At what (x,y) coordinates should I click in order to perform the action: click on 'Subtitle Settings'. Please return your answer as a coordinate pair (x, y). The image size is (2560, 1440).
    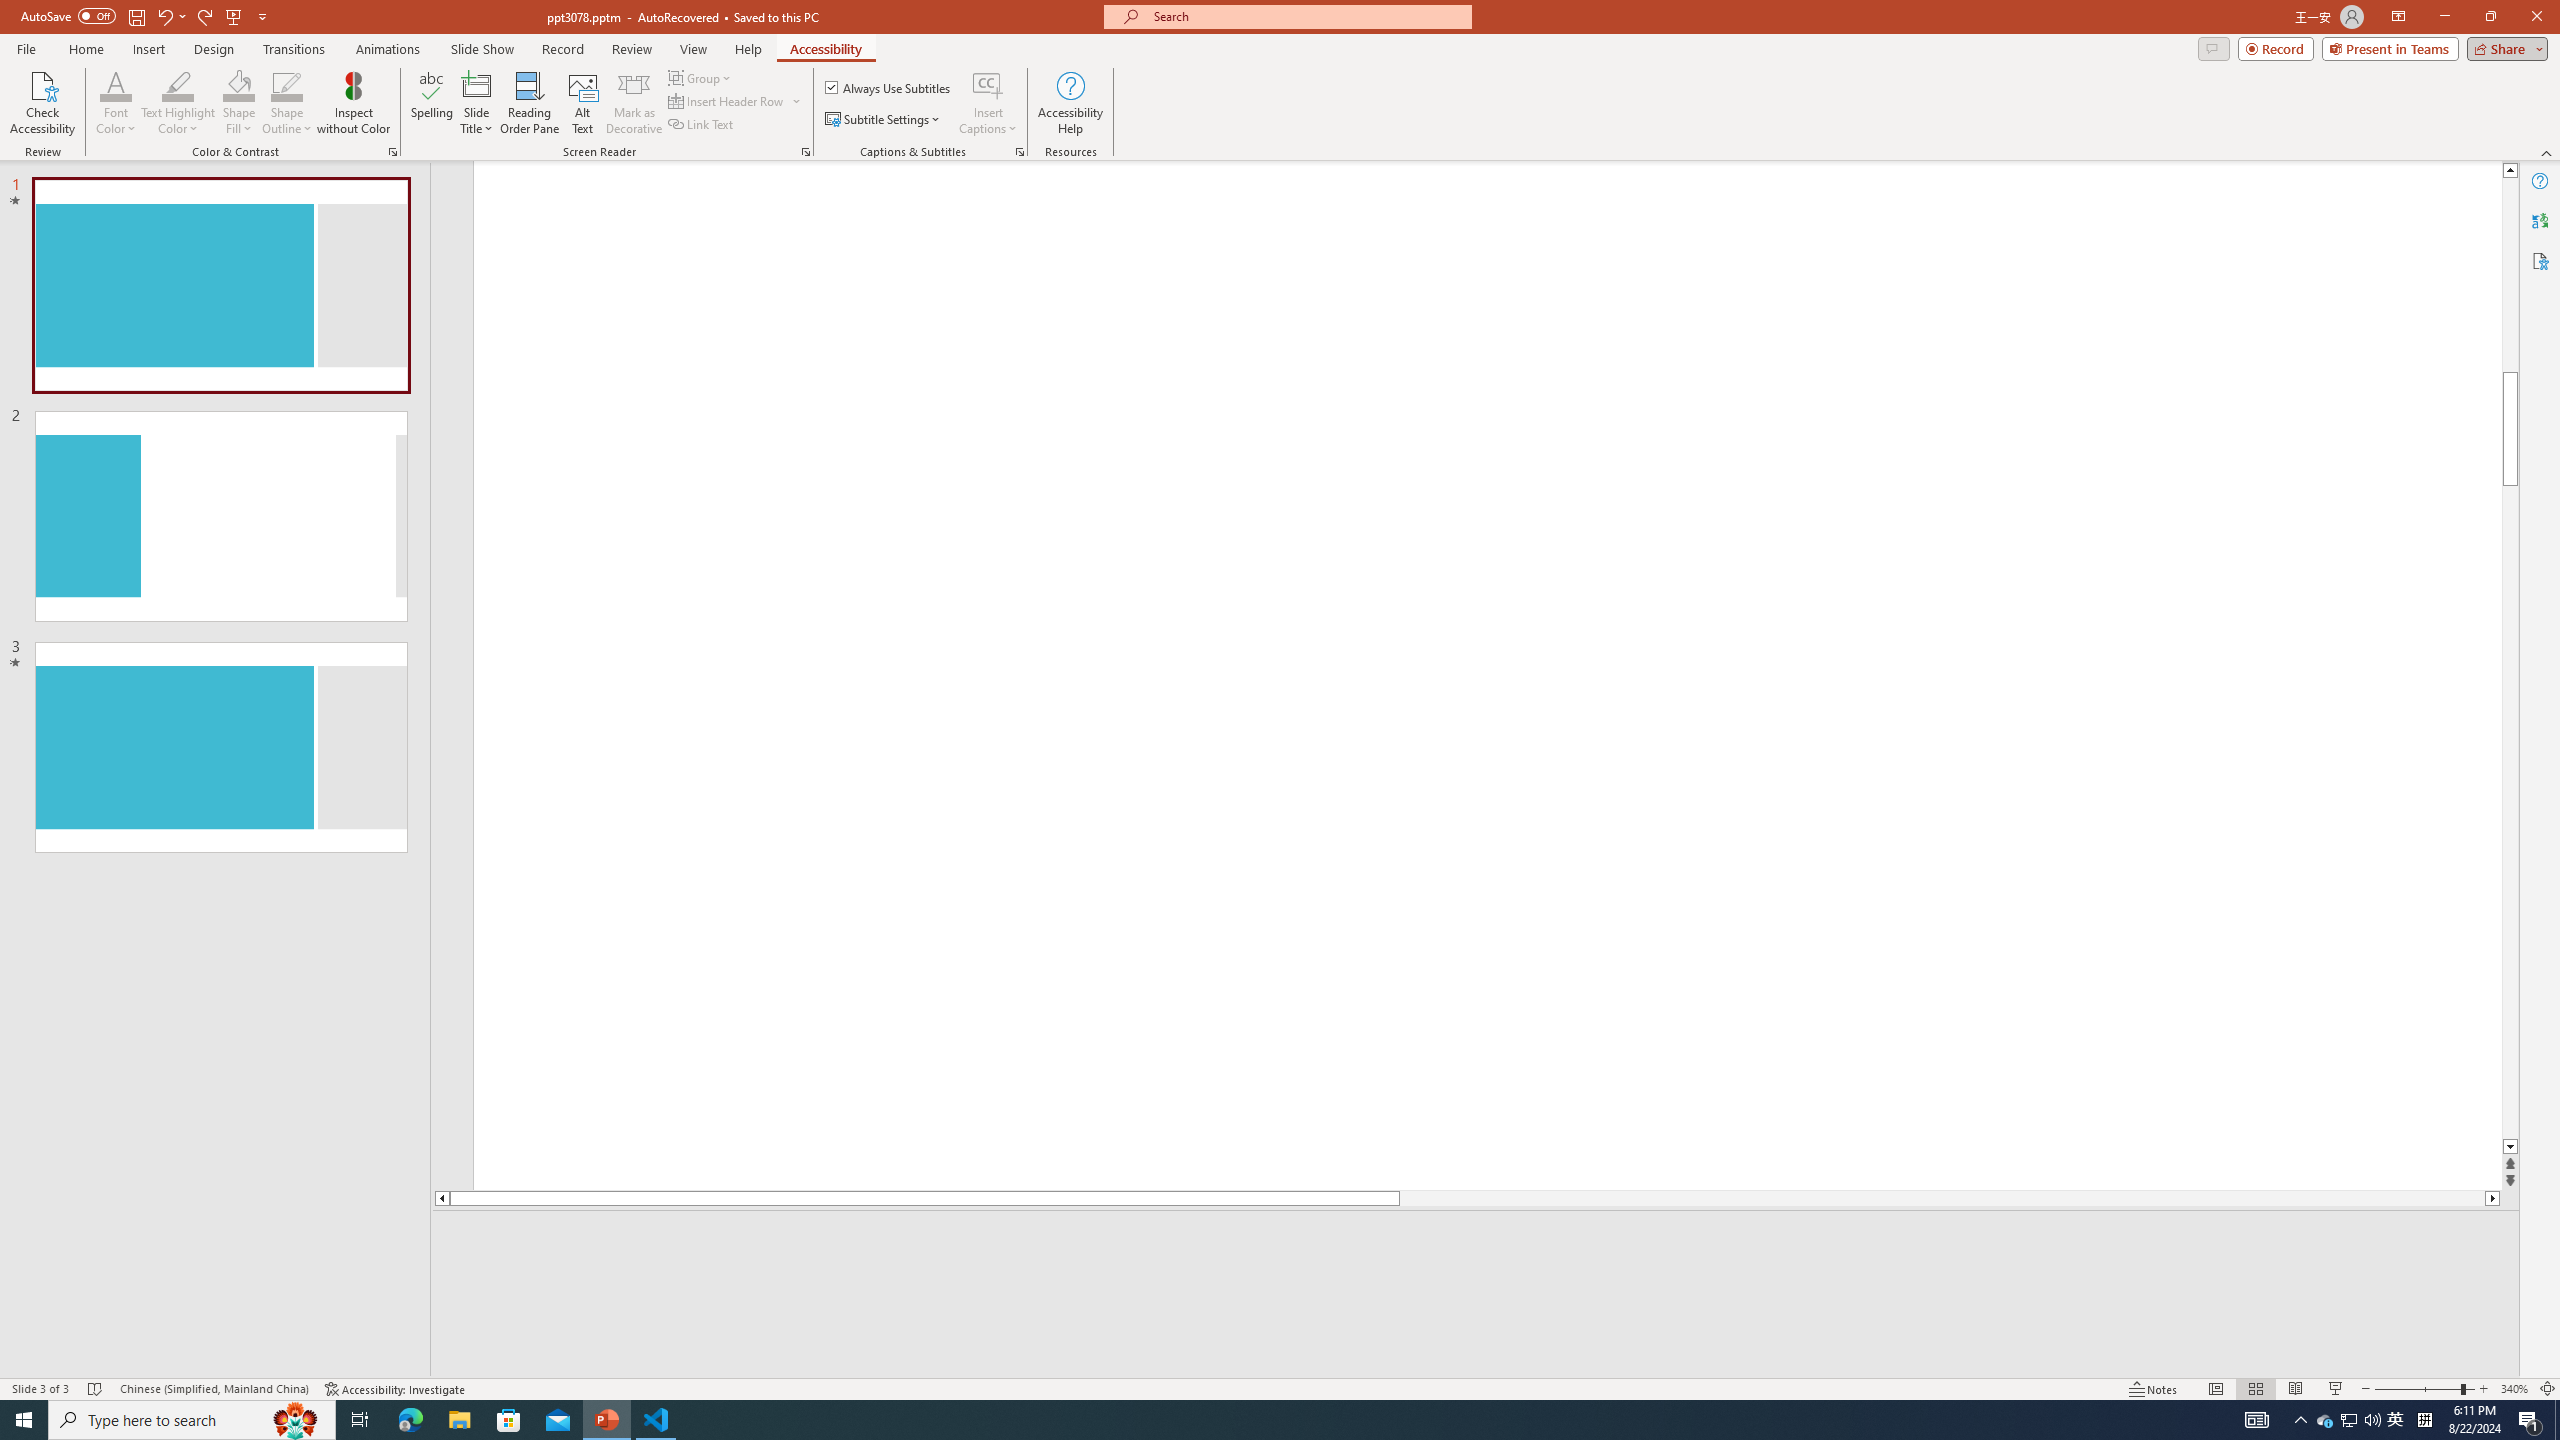
    Looking at the image, I should click on (884, 118).